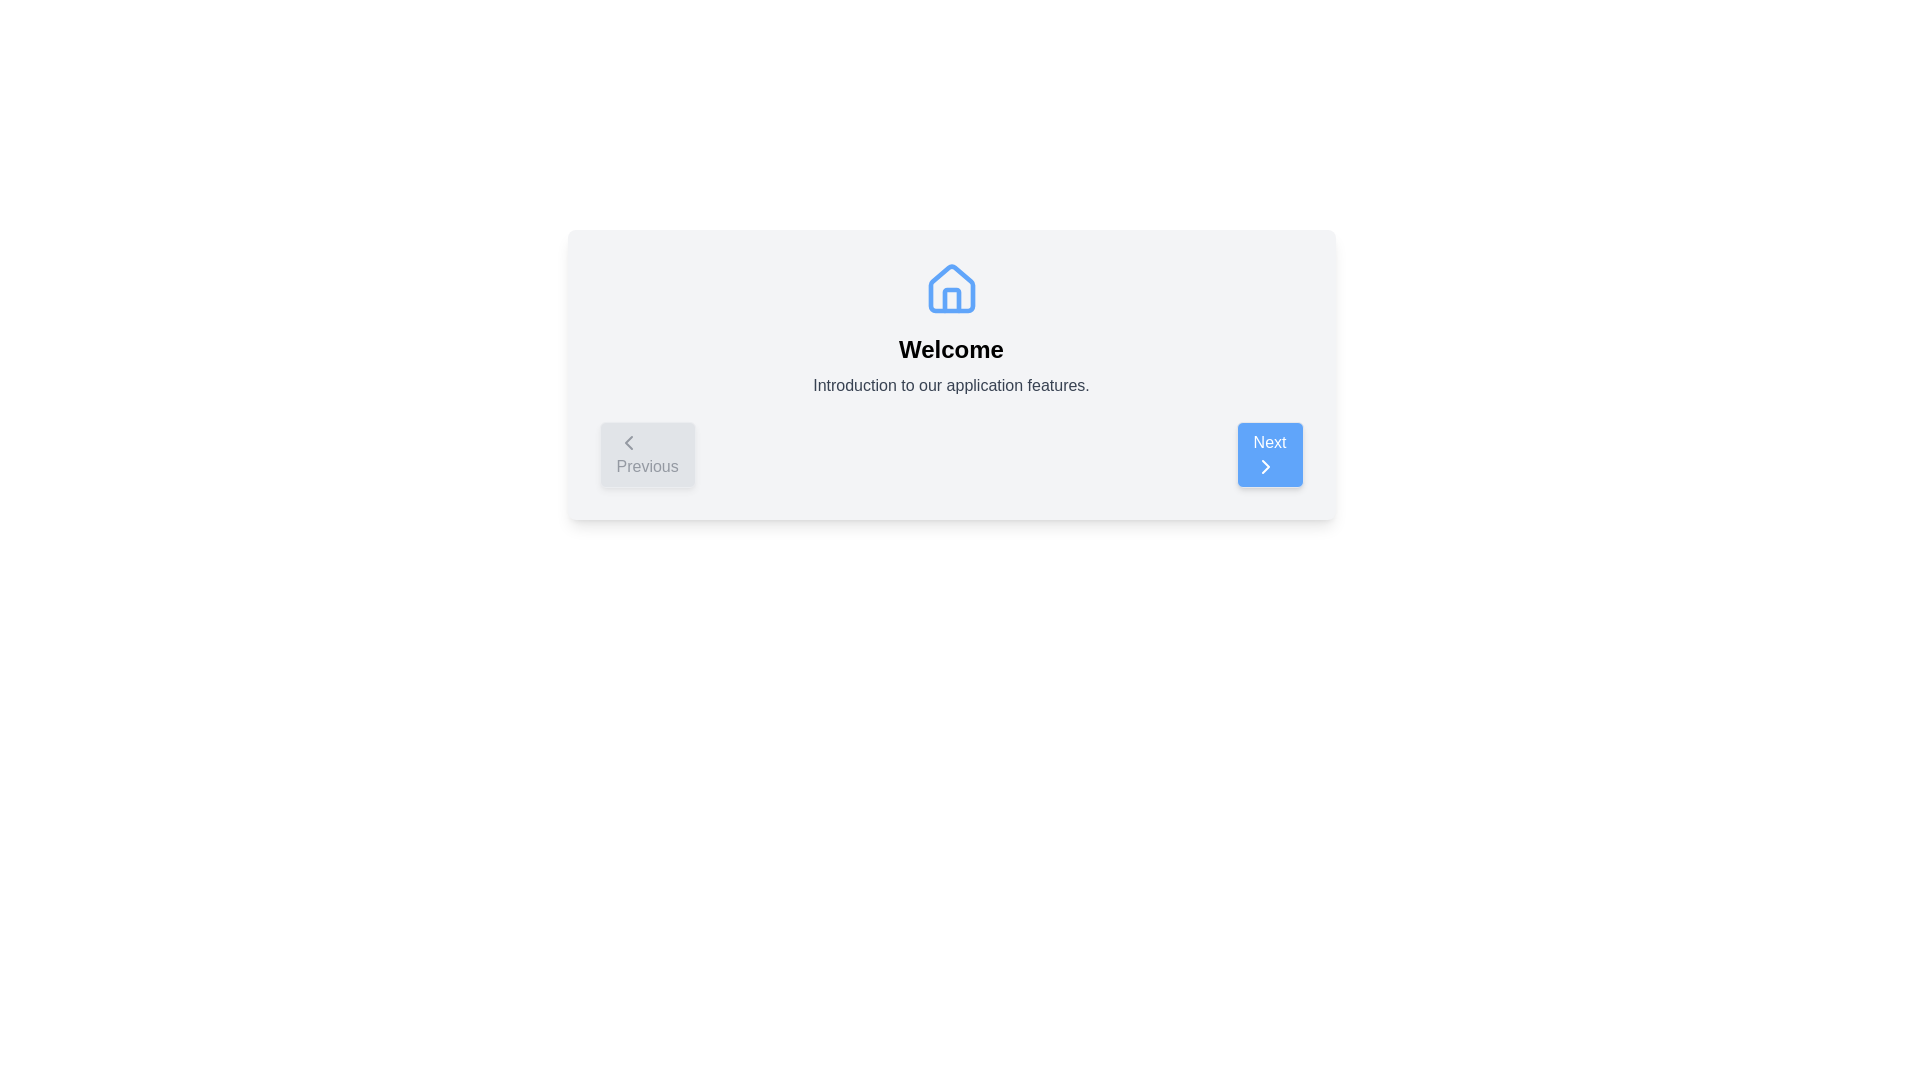 Image resolution: width=1920 pixels, height=1080 pixels. I want to click on the decorative Icon component that is part of the house illustration, positioned directly below the triangular roof of the house icon, so click(950, 288).